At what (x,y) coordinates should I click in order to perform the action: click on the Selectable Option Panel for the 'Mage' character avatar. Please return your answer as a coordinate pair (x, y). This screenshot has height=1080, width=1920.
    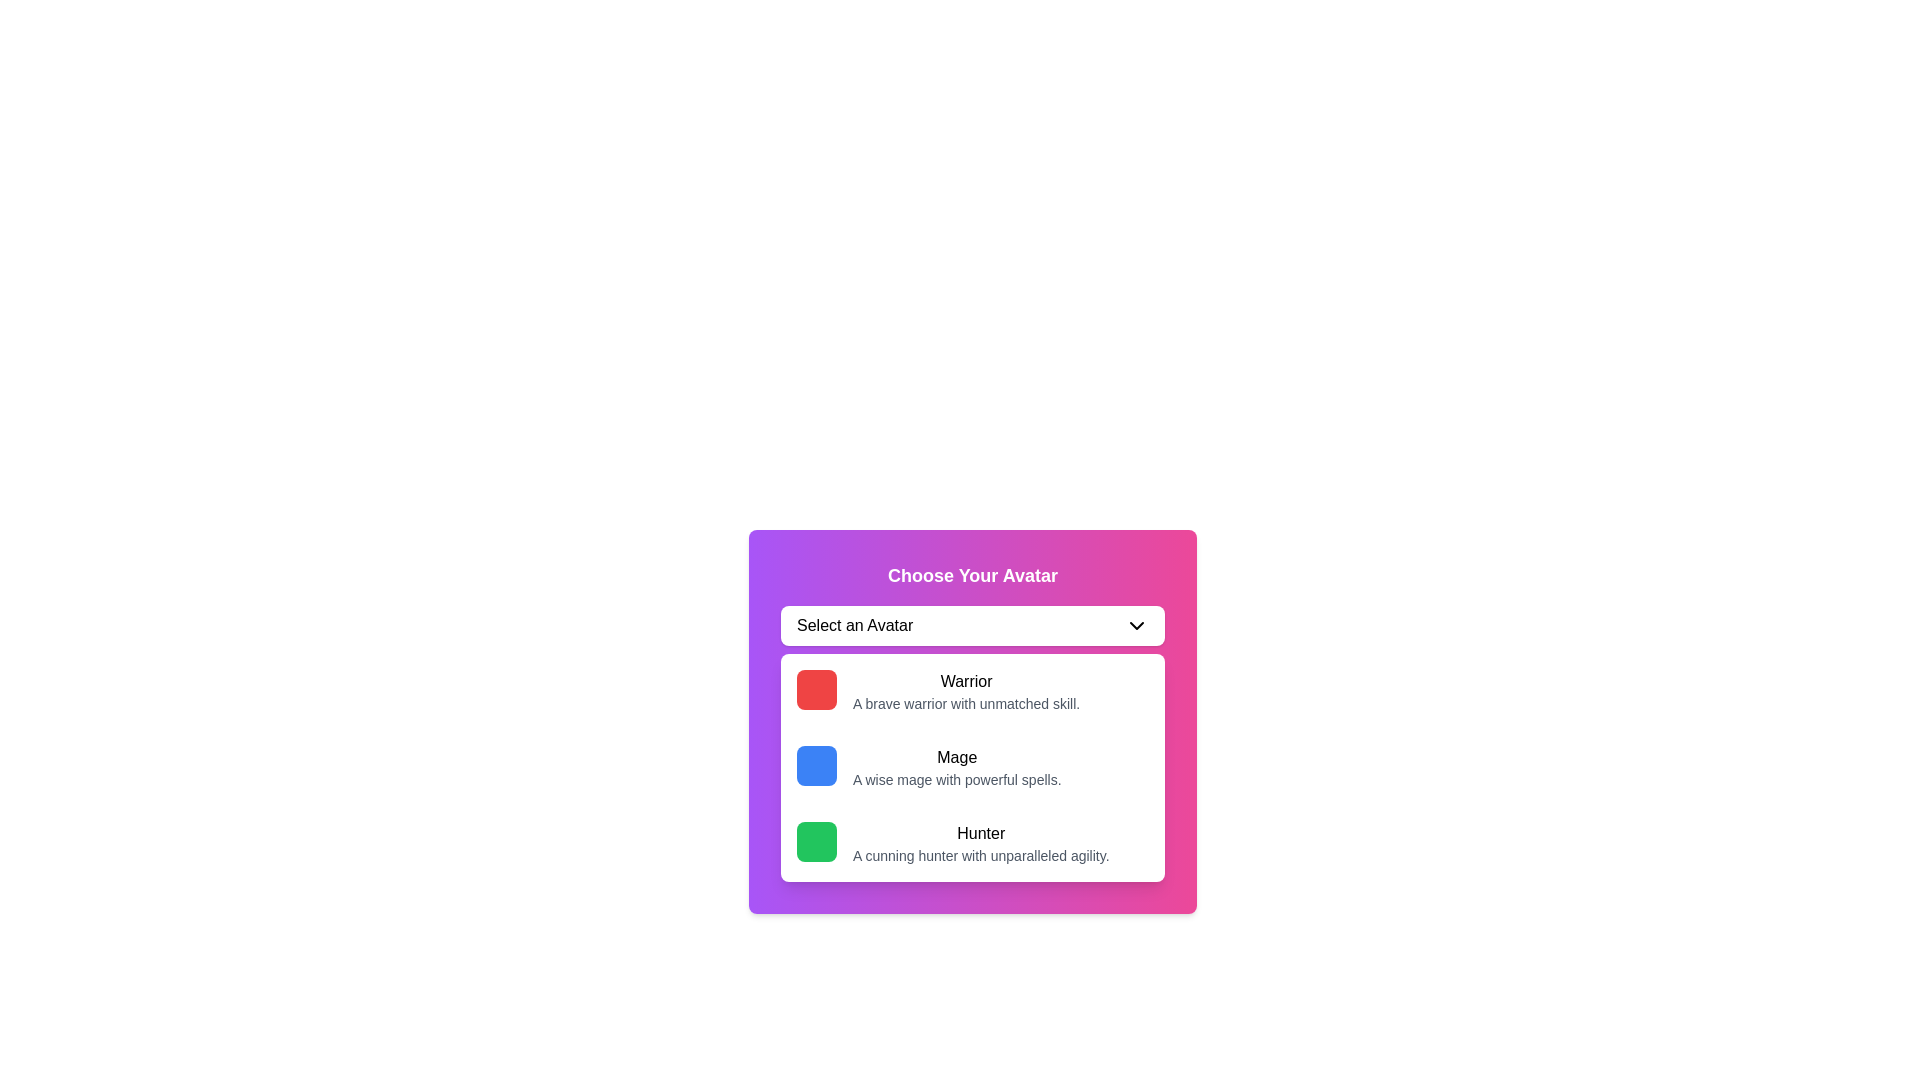
    Looking at the image, I should click on (973, 766).